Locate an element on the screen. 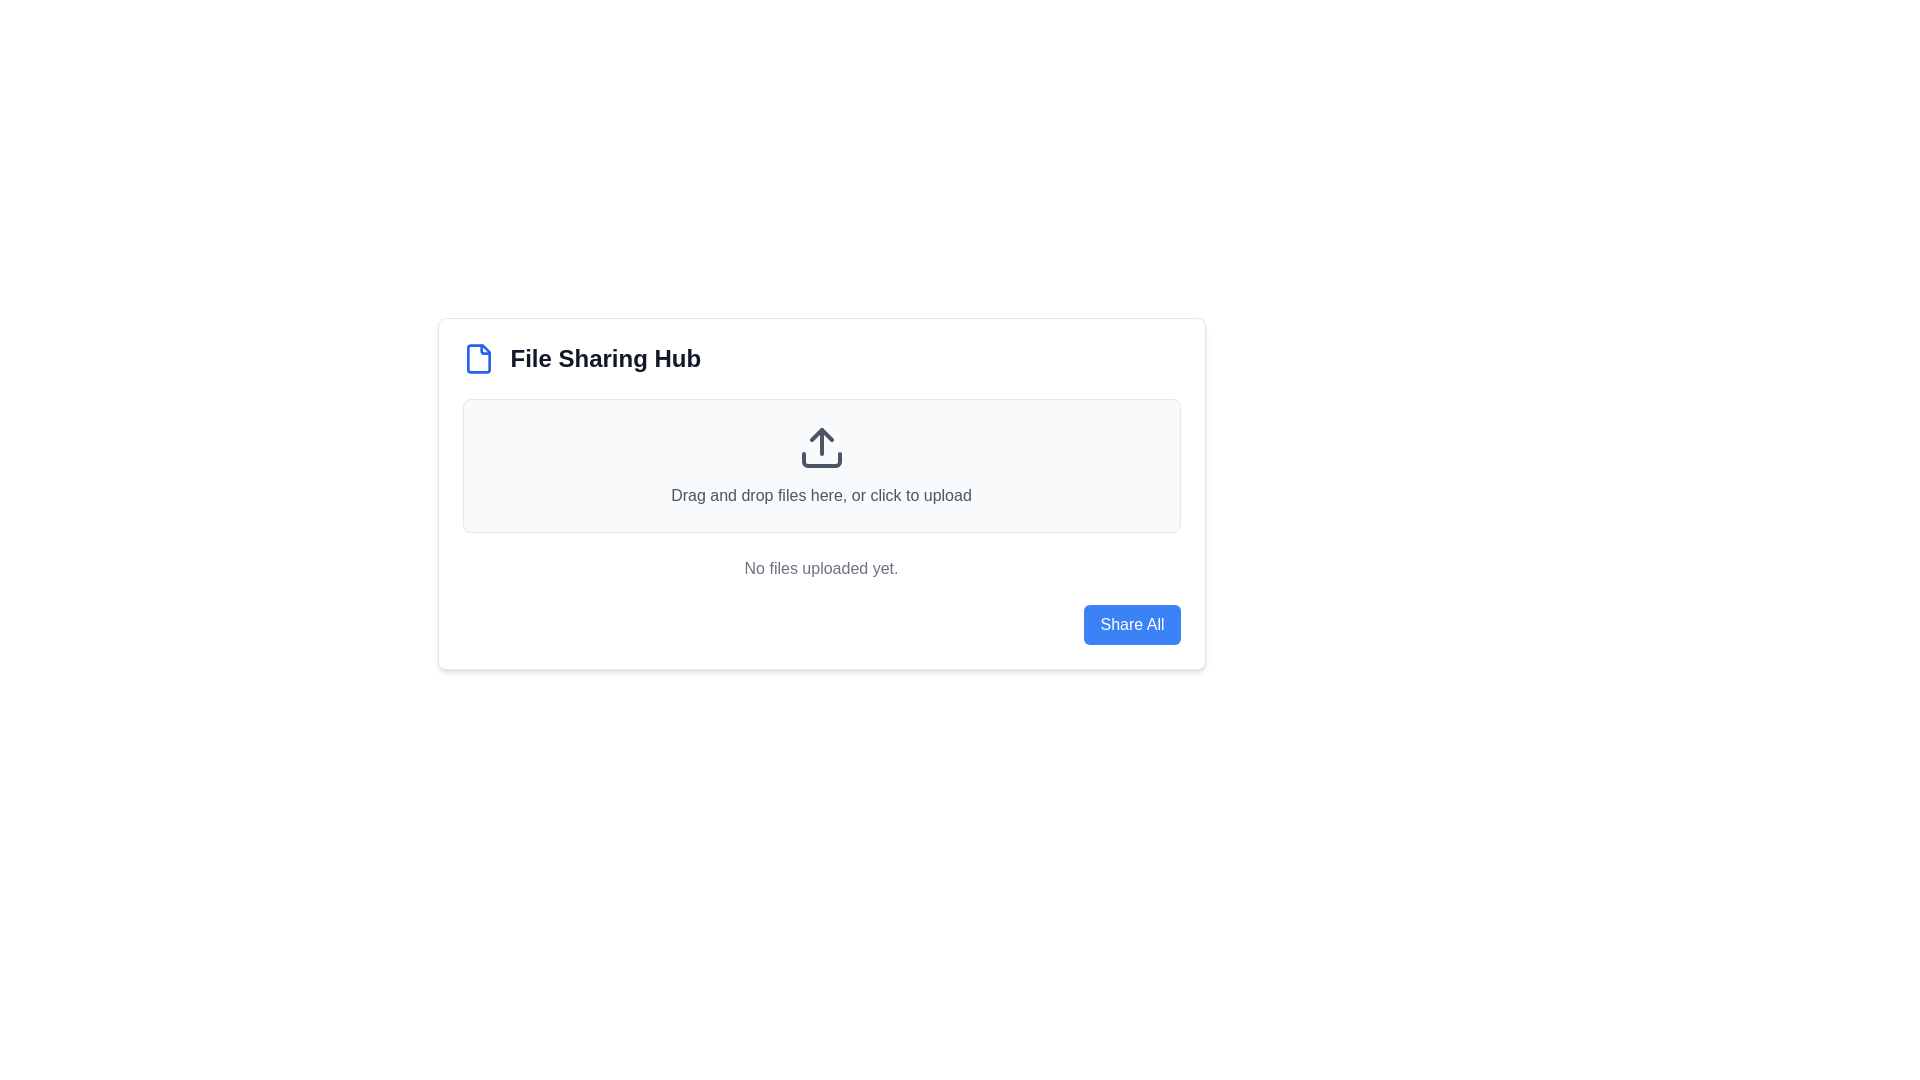 The width and height of the screenshot is (1920, 1080). the file input area of the file sharing interface is located at coordinates (821, 493).